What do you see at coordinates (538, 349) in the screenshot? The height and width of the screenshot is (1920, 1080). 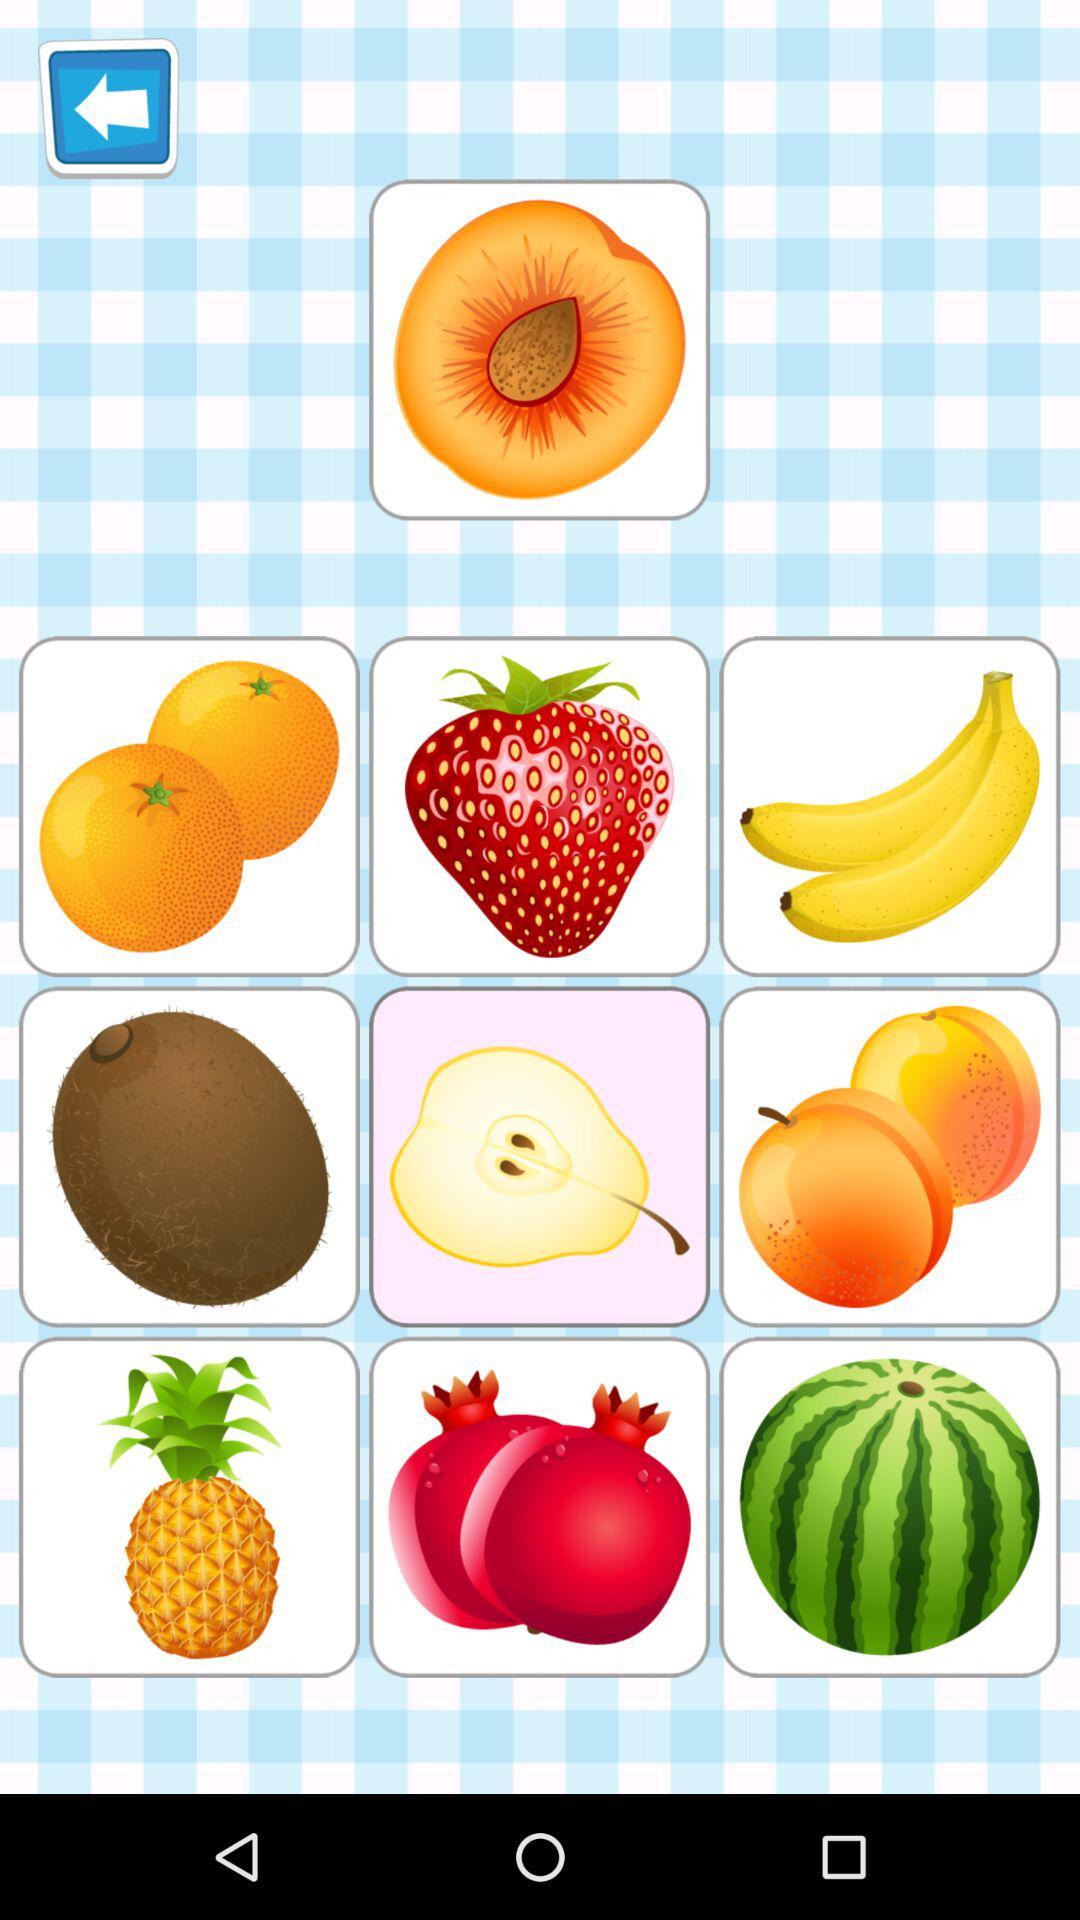 I see `image` at bounding box center [538, 349].